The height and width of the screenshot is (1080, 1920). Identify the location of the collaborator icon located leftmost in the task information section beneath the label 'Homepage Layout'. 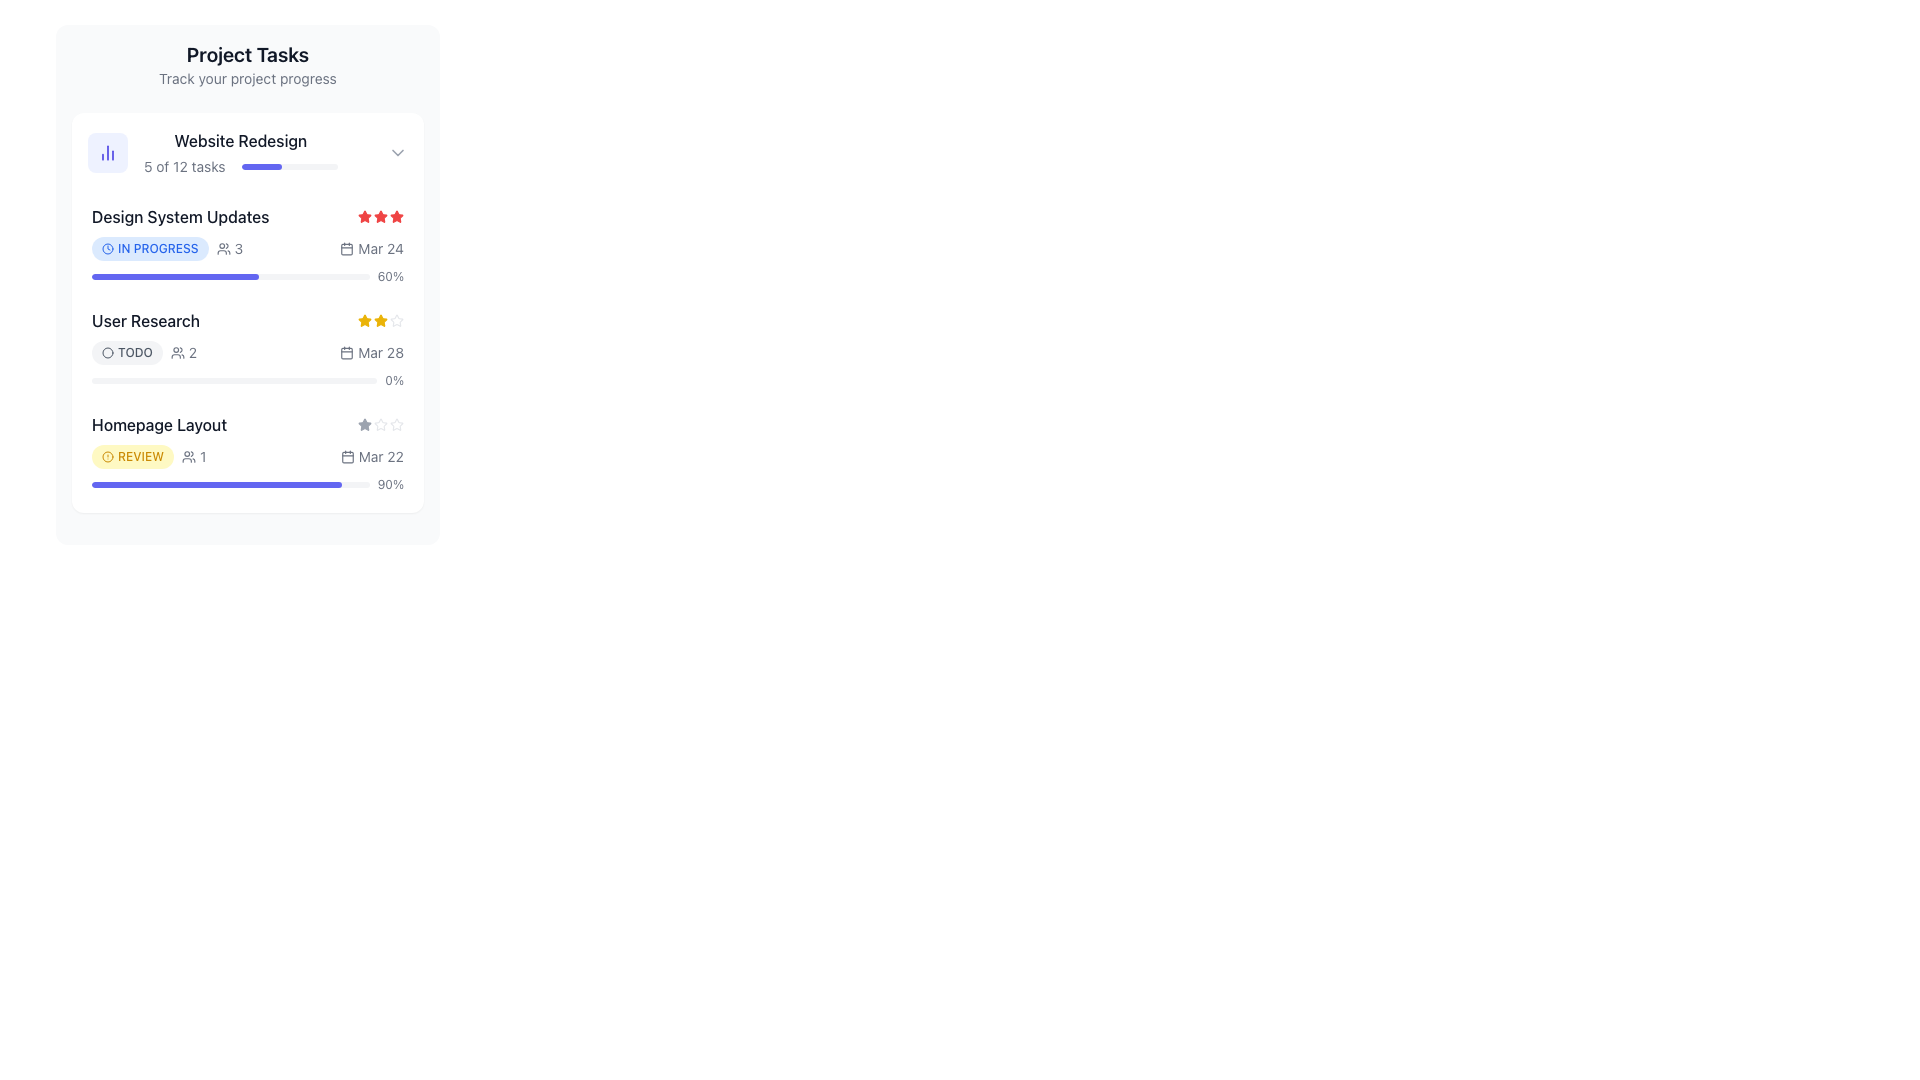
(188, 456).